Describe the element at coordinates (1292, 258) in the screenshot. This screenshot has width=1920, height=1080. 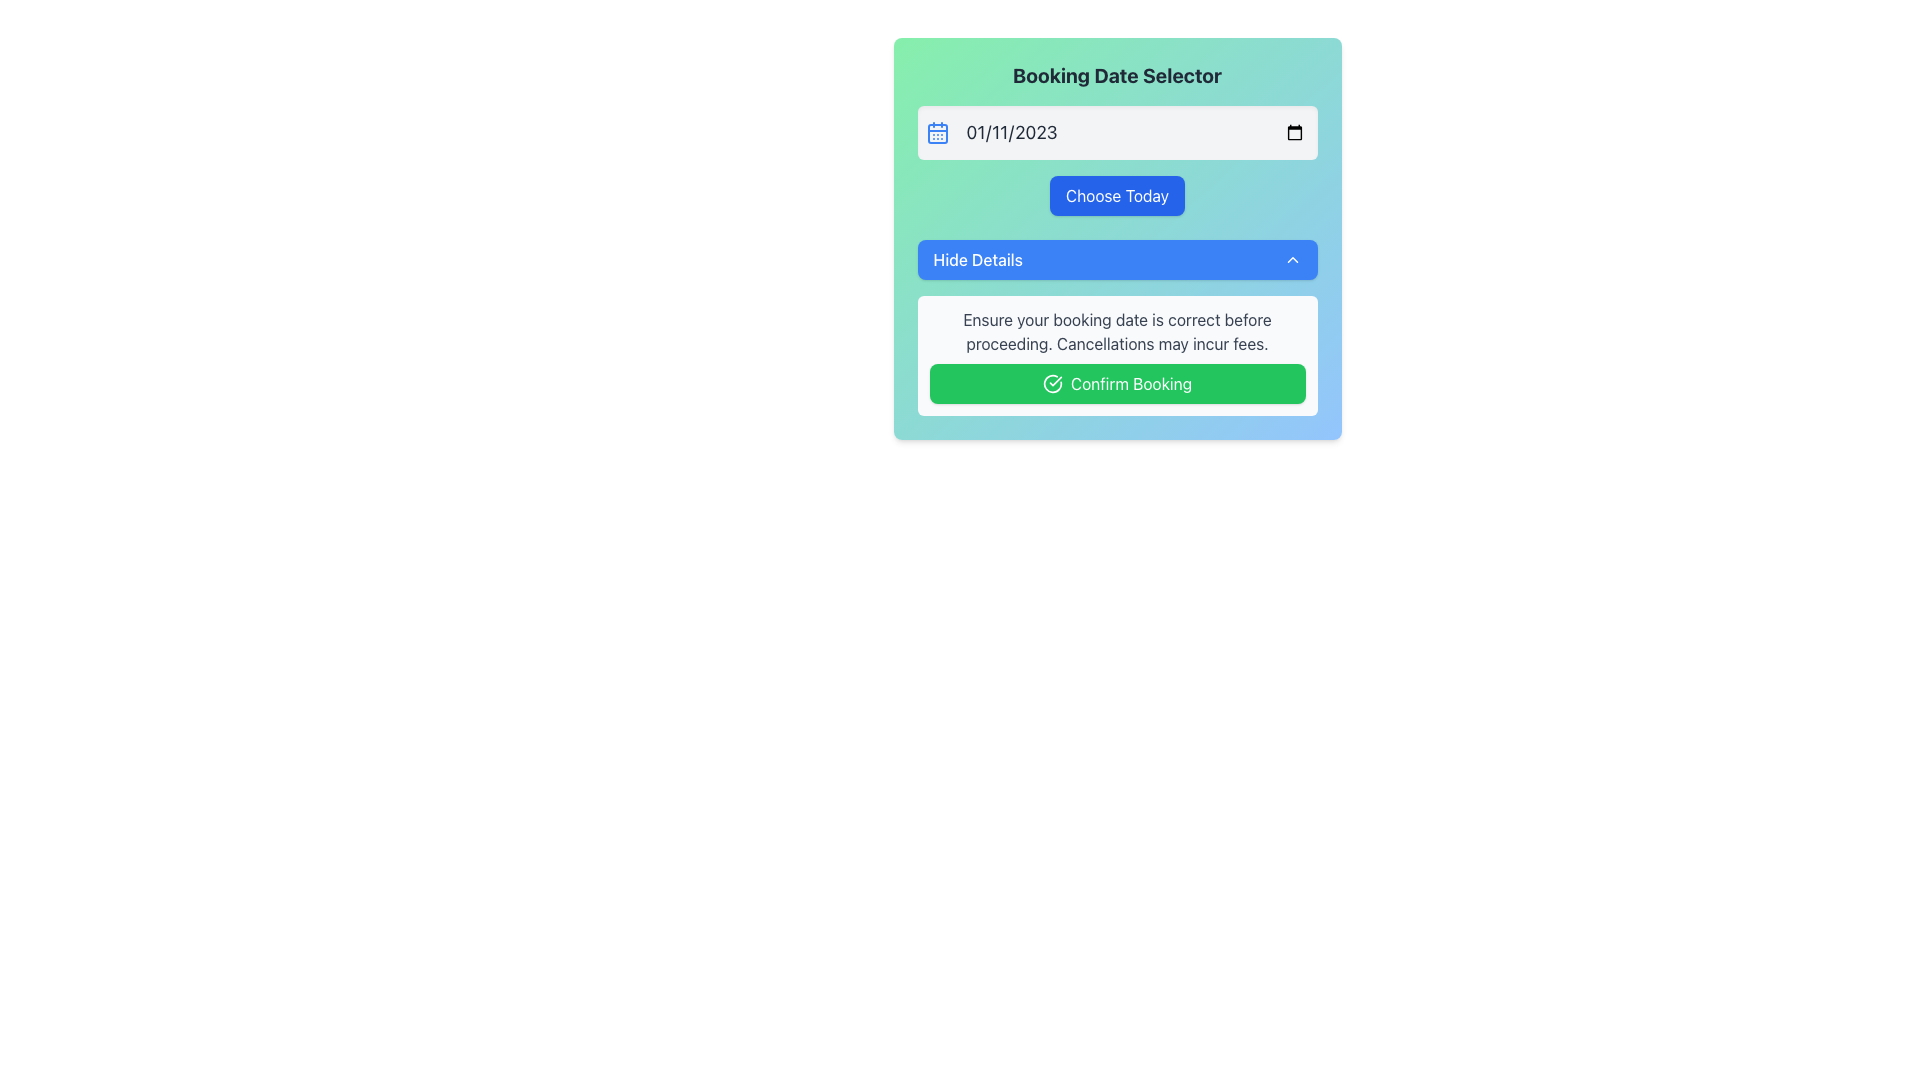
I see `the upward chevron-shaped icon located at the rightmost end of the 'Hide Details' button` at that location.